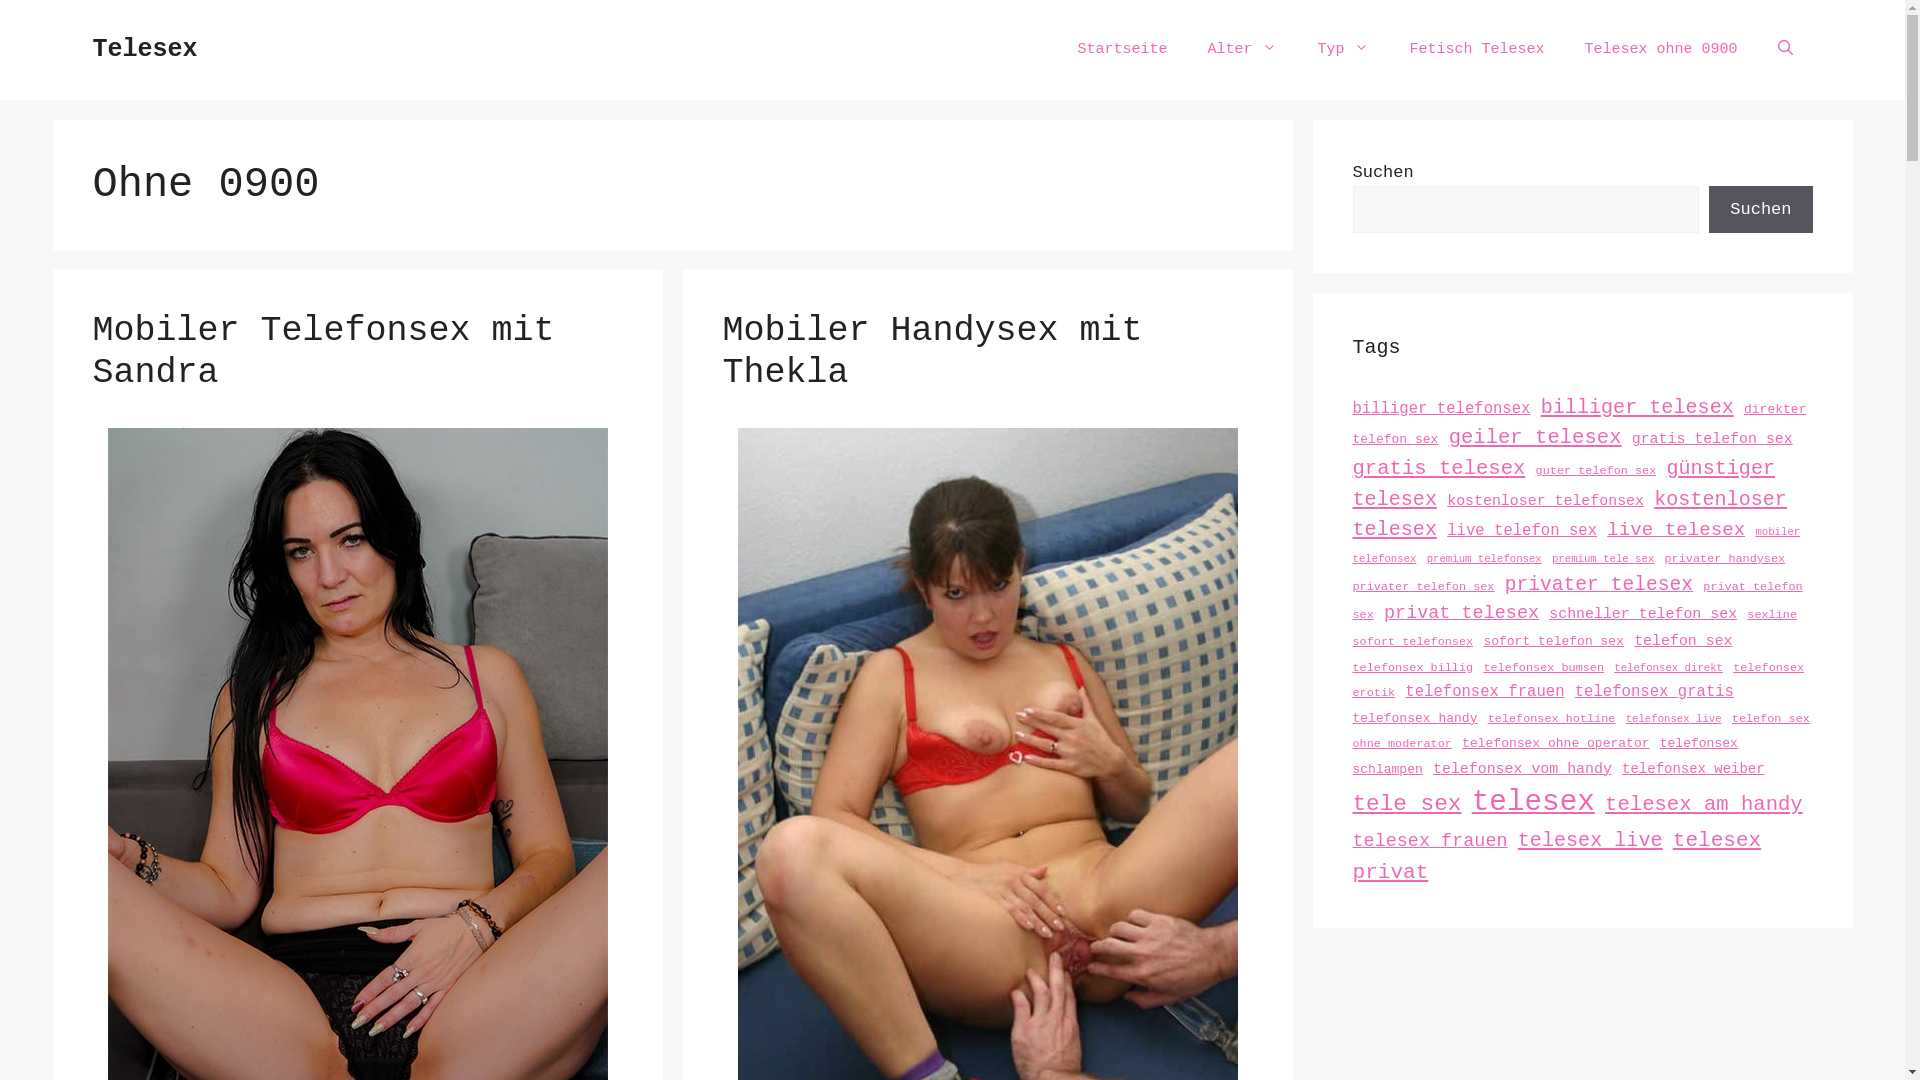 Image resolution: width=1920 pixels, height=1080 pixels. I want to click on 'telesex frauen', so click(1428, 841).